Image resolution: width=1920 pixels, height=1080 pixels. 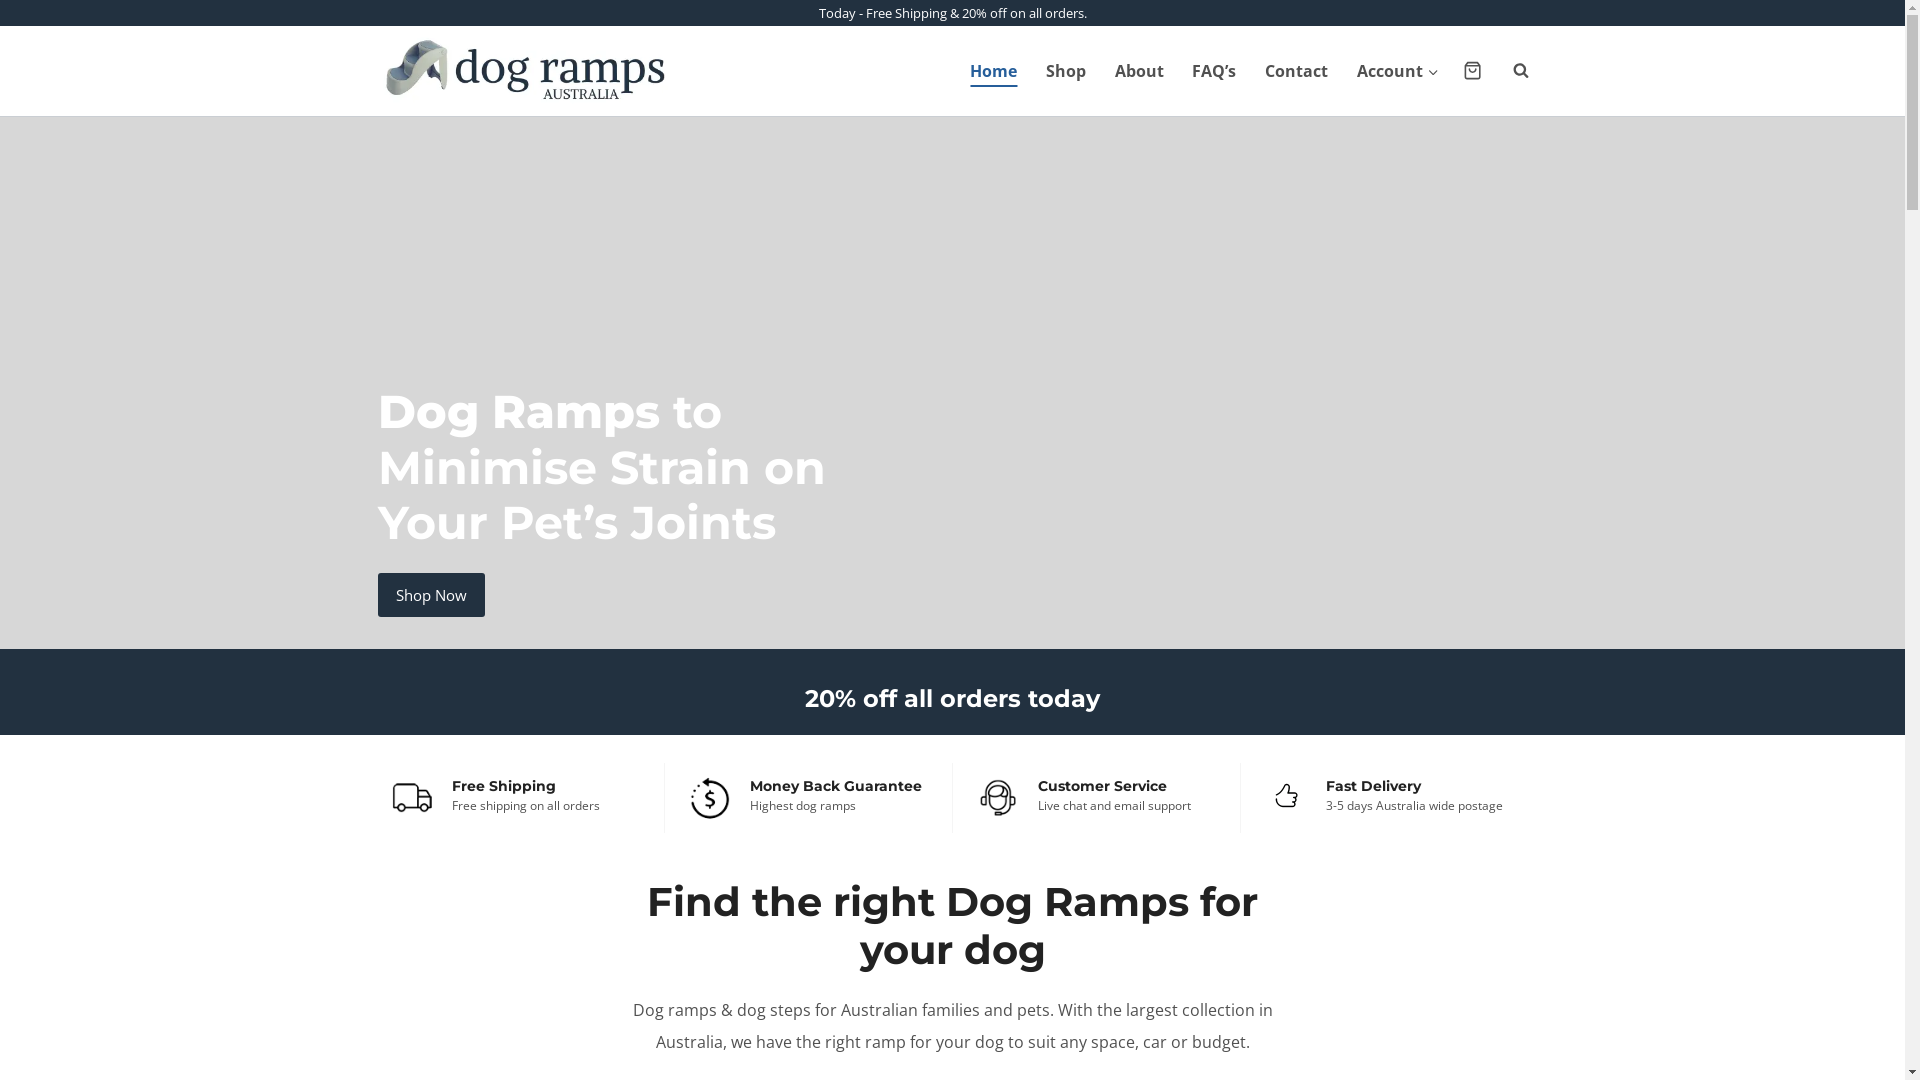 I want to click on 'About', so click(x=1138, y=69).